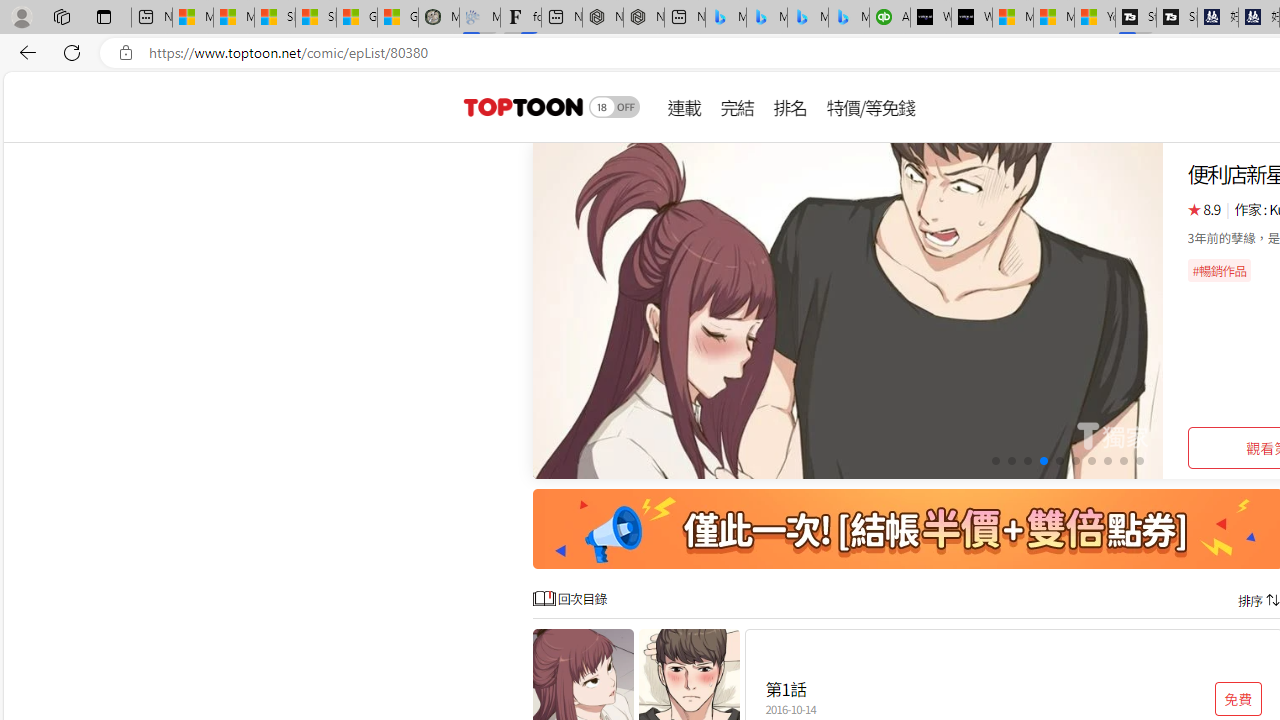 Image resolution: width=1280 pixels, height=720 pixels. I want to click on 'Accounting Software for Accountants, CPAs and Bookkeepers', so click(889, 17).